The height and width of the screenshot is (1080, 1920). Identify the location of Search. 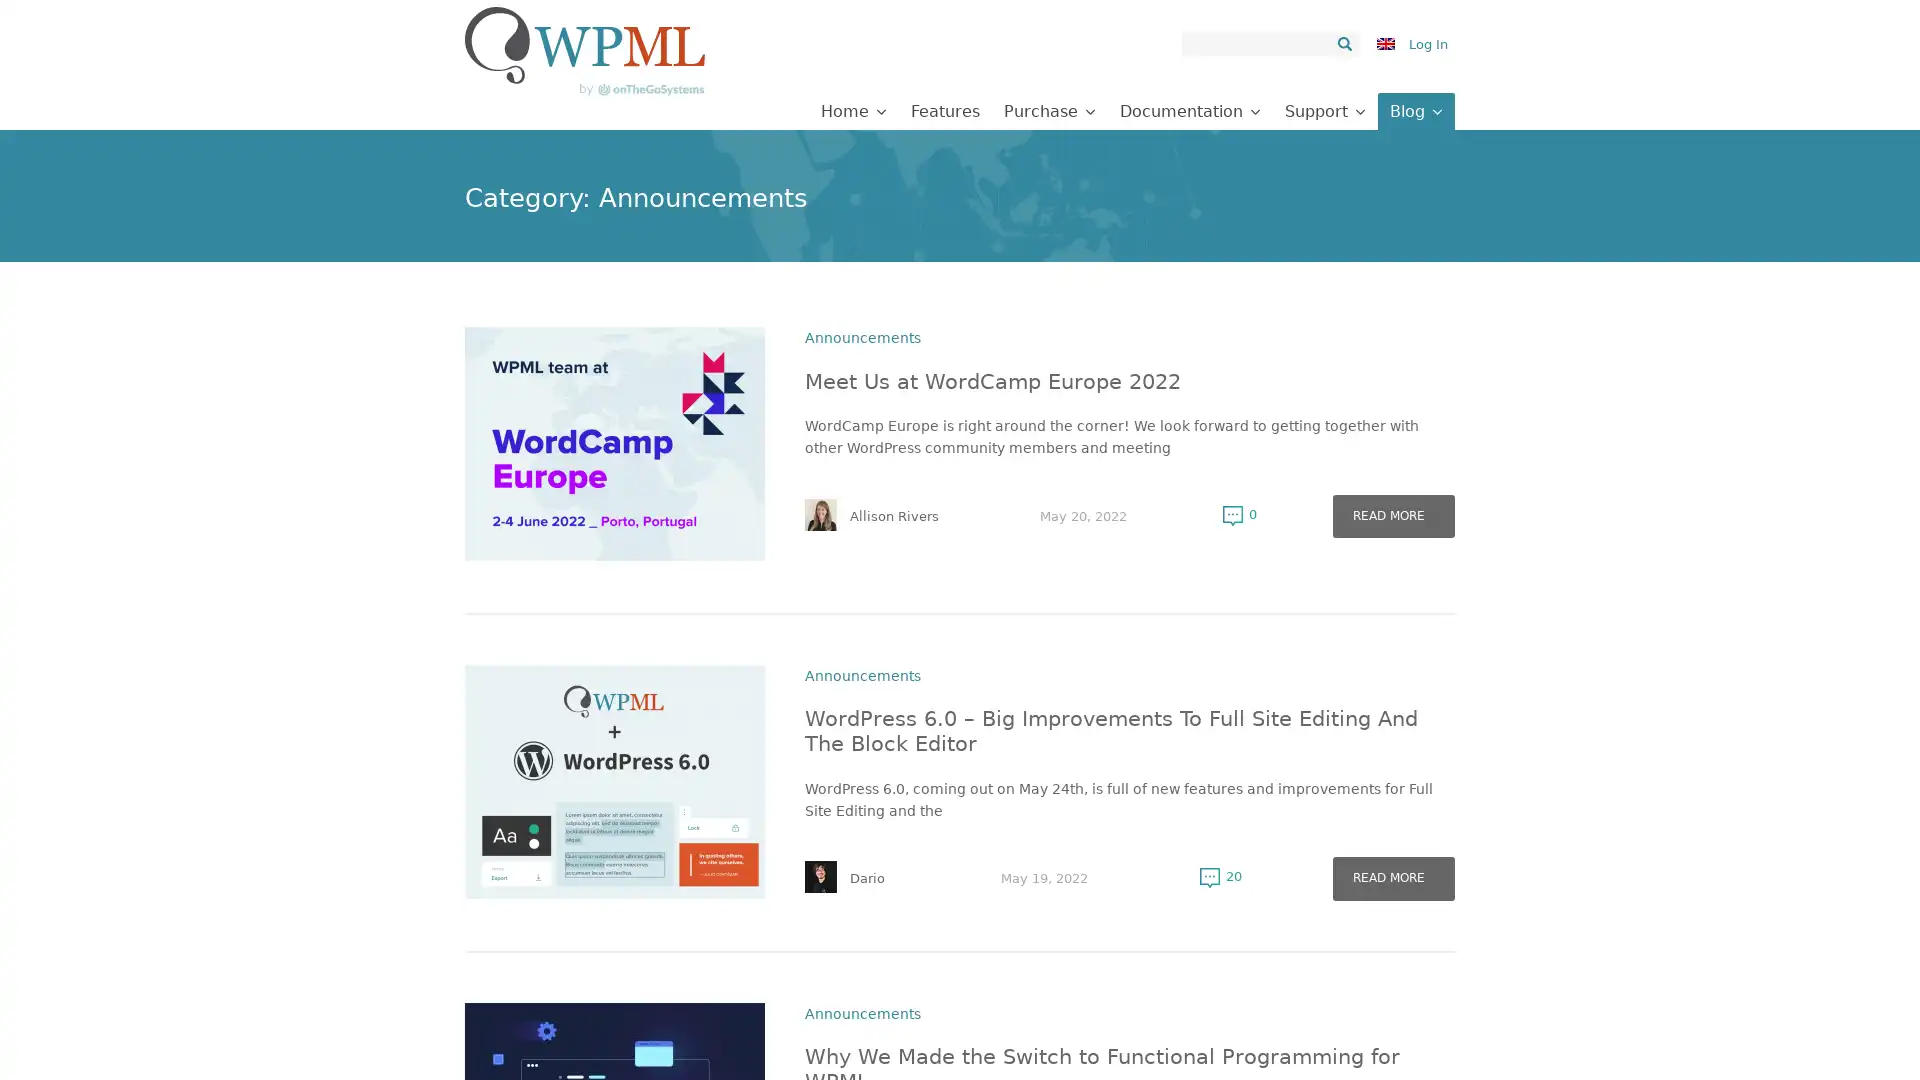
(1344, 43).